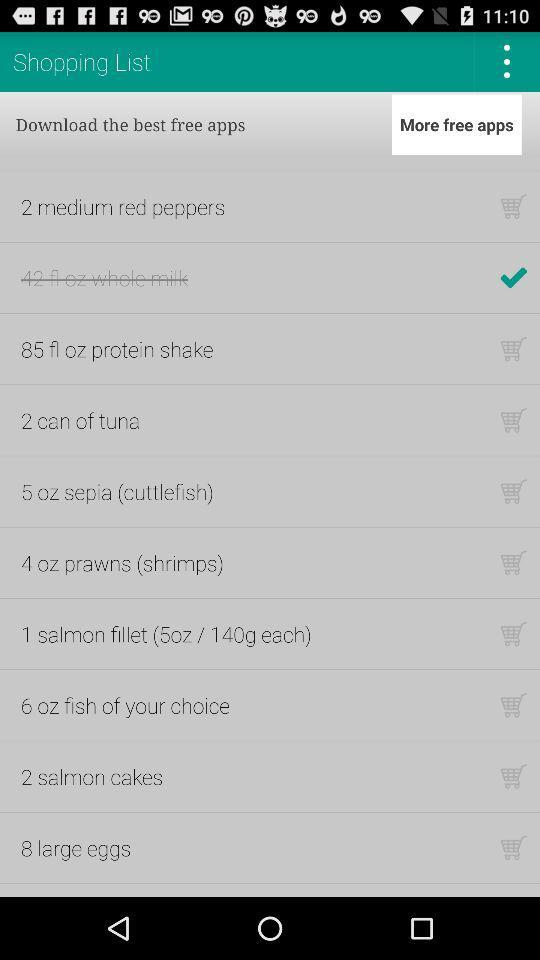  I want to click on 2 can of, so click(79, 419).